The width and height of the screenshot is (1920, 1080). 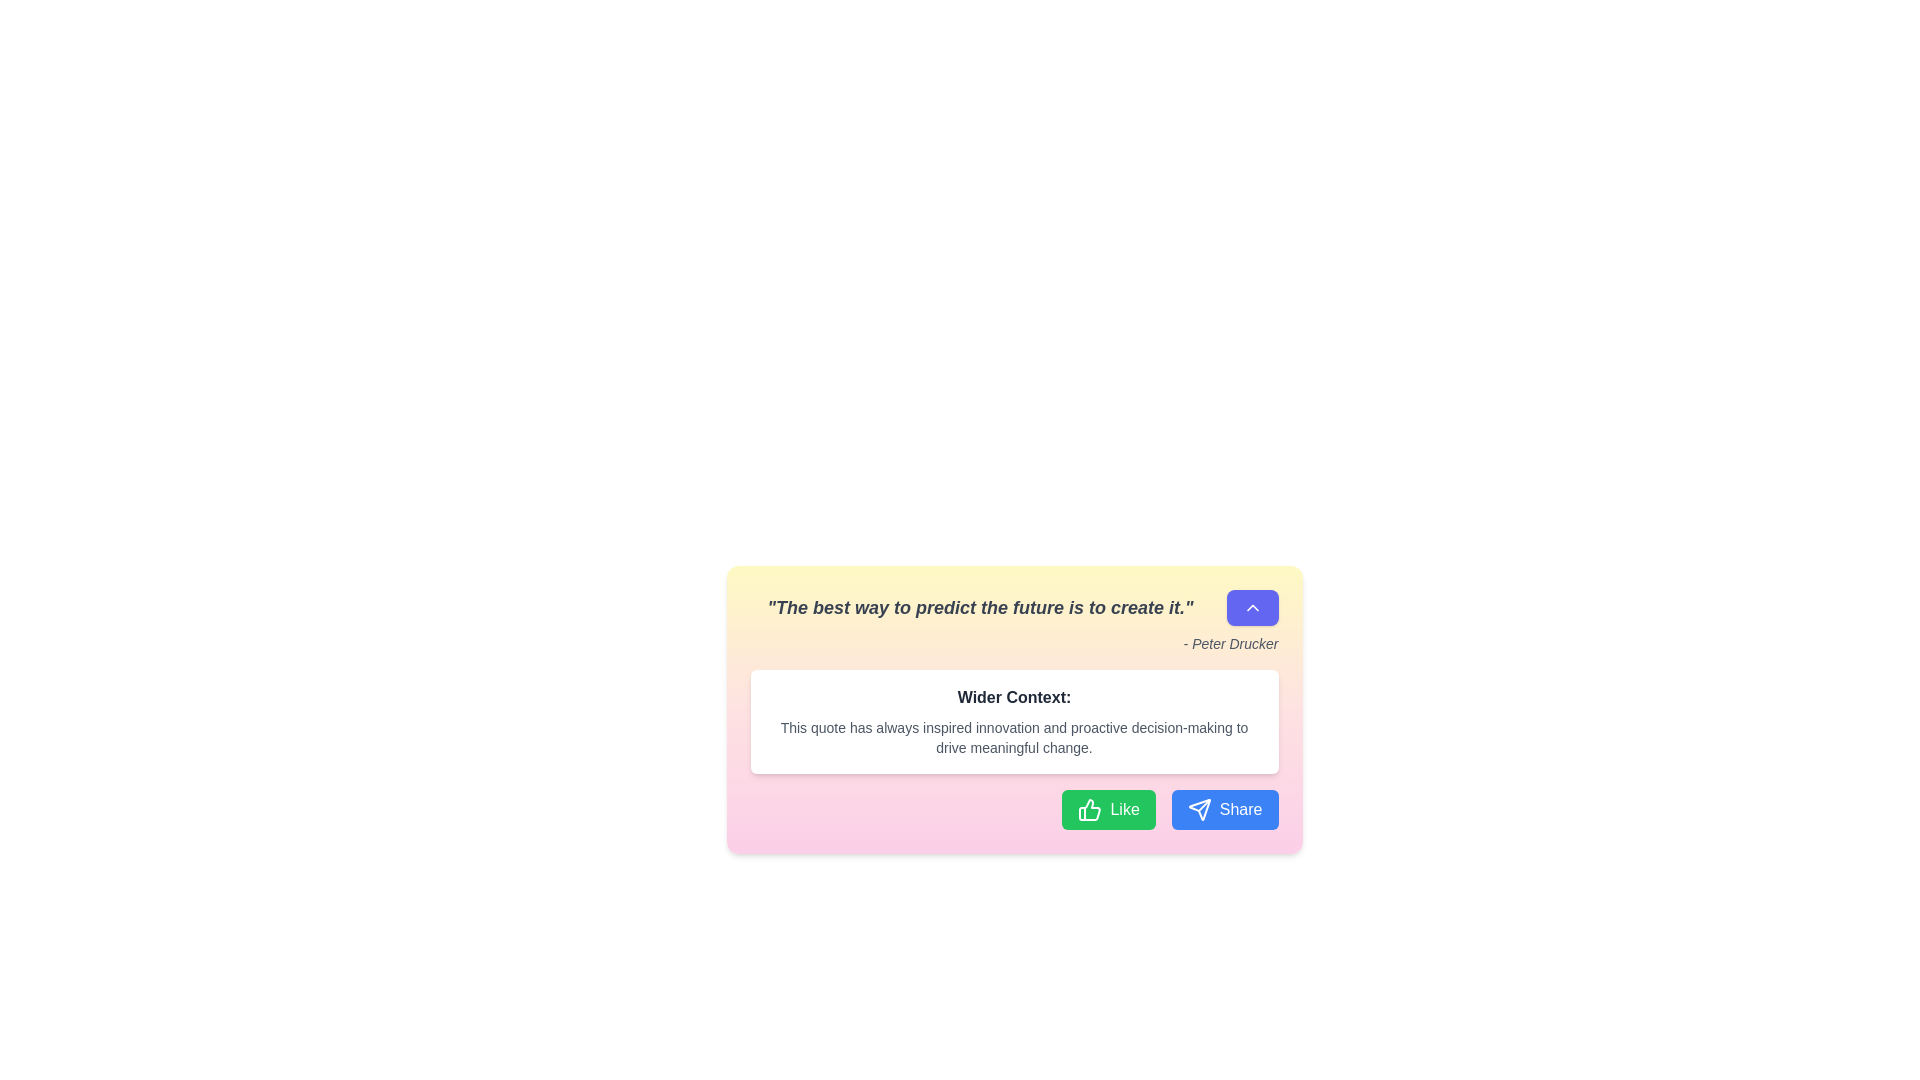 I want to click on the center of the icon located at the top-right corner of the quote card, which serves as a button for expanding or collapsing content, so click(x=1251, y=607).